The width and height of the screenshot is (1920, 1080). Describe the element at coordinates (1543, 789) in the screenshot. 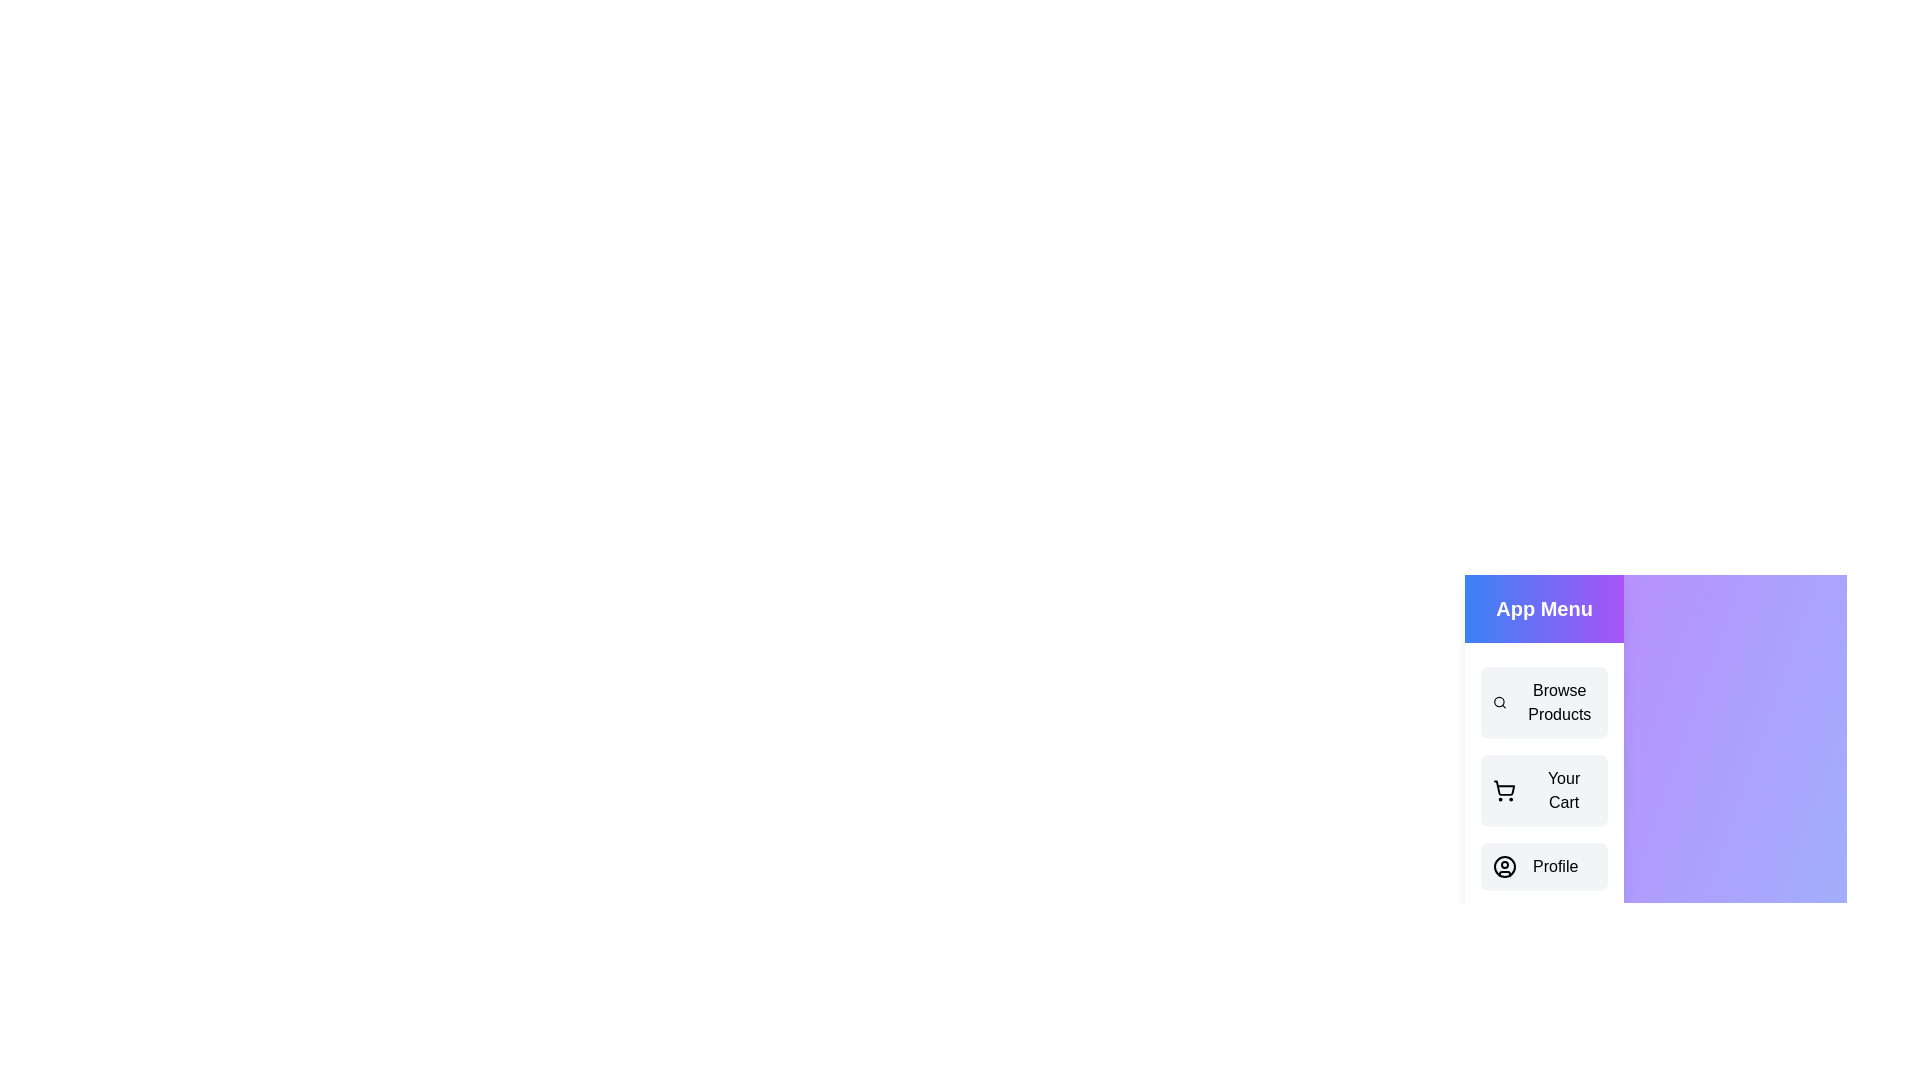

I see `the menu item Your Cart to observe the hover effect` at that location.